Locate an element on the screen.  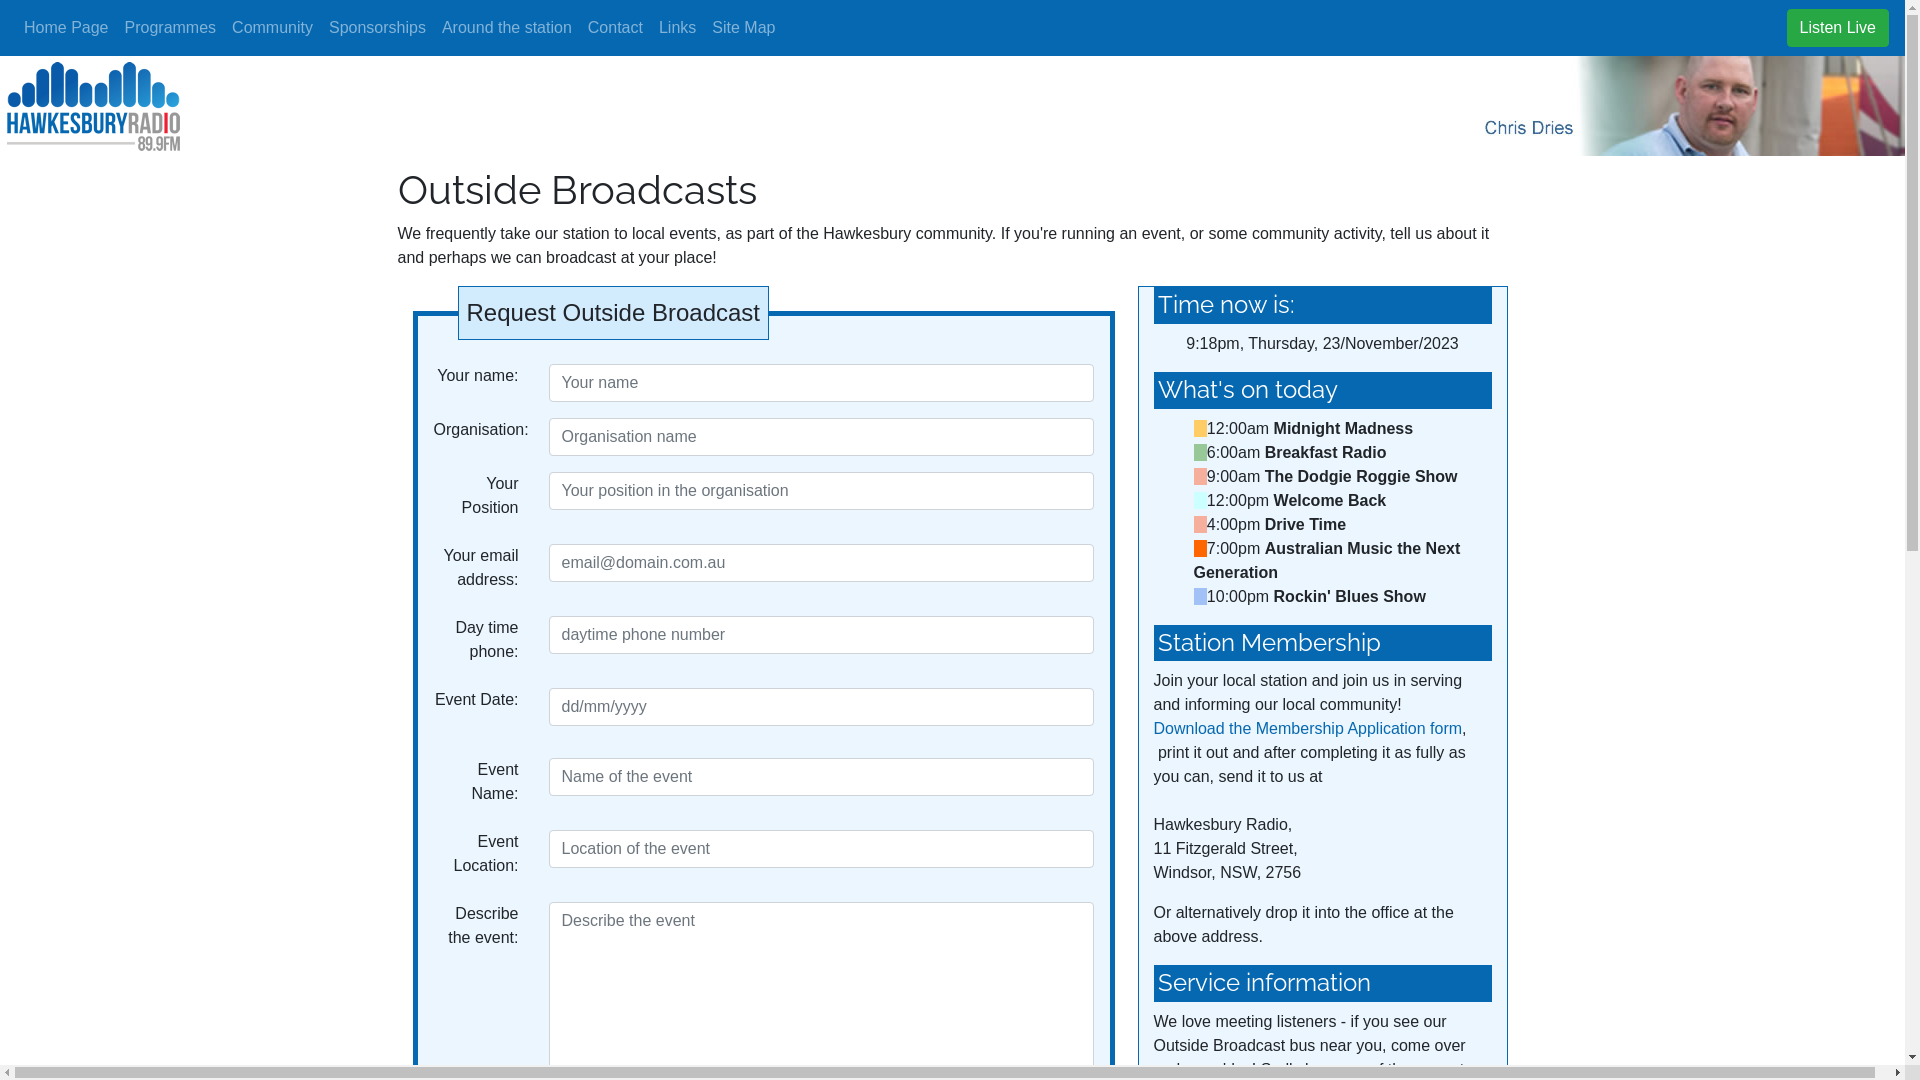
'Programmes' is located at coordinates (114, 27).